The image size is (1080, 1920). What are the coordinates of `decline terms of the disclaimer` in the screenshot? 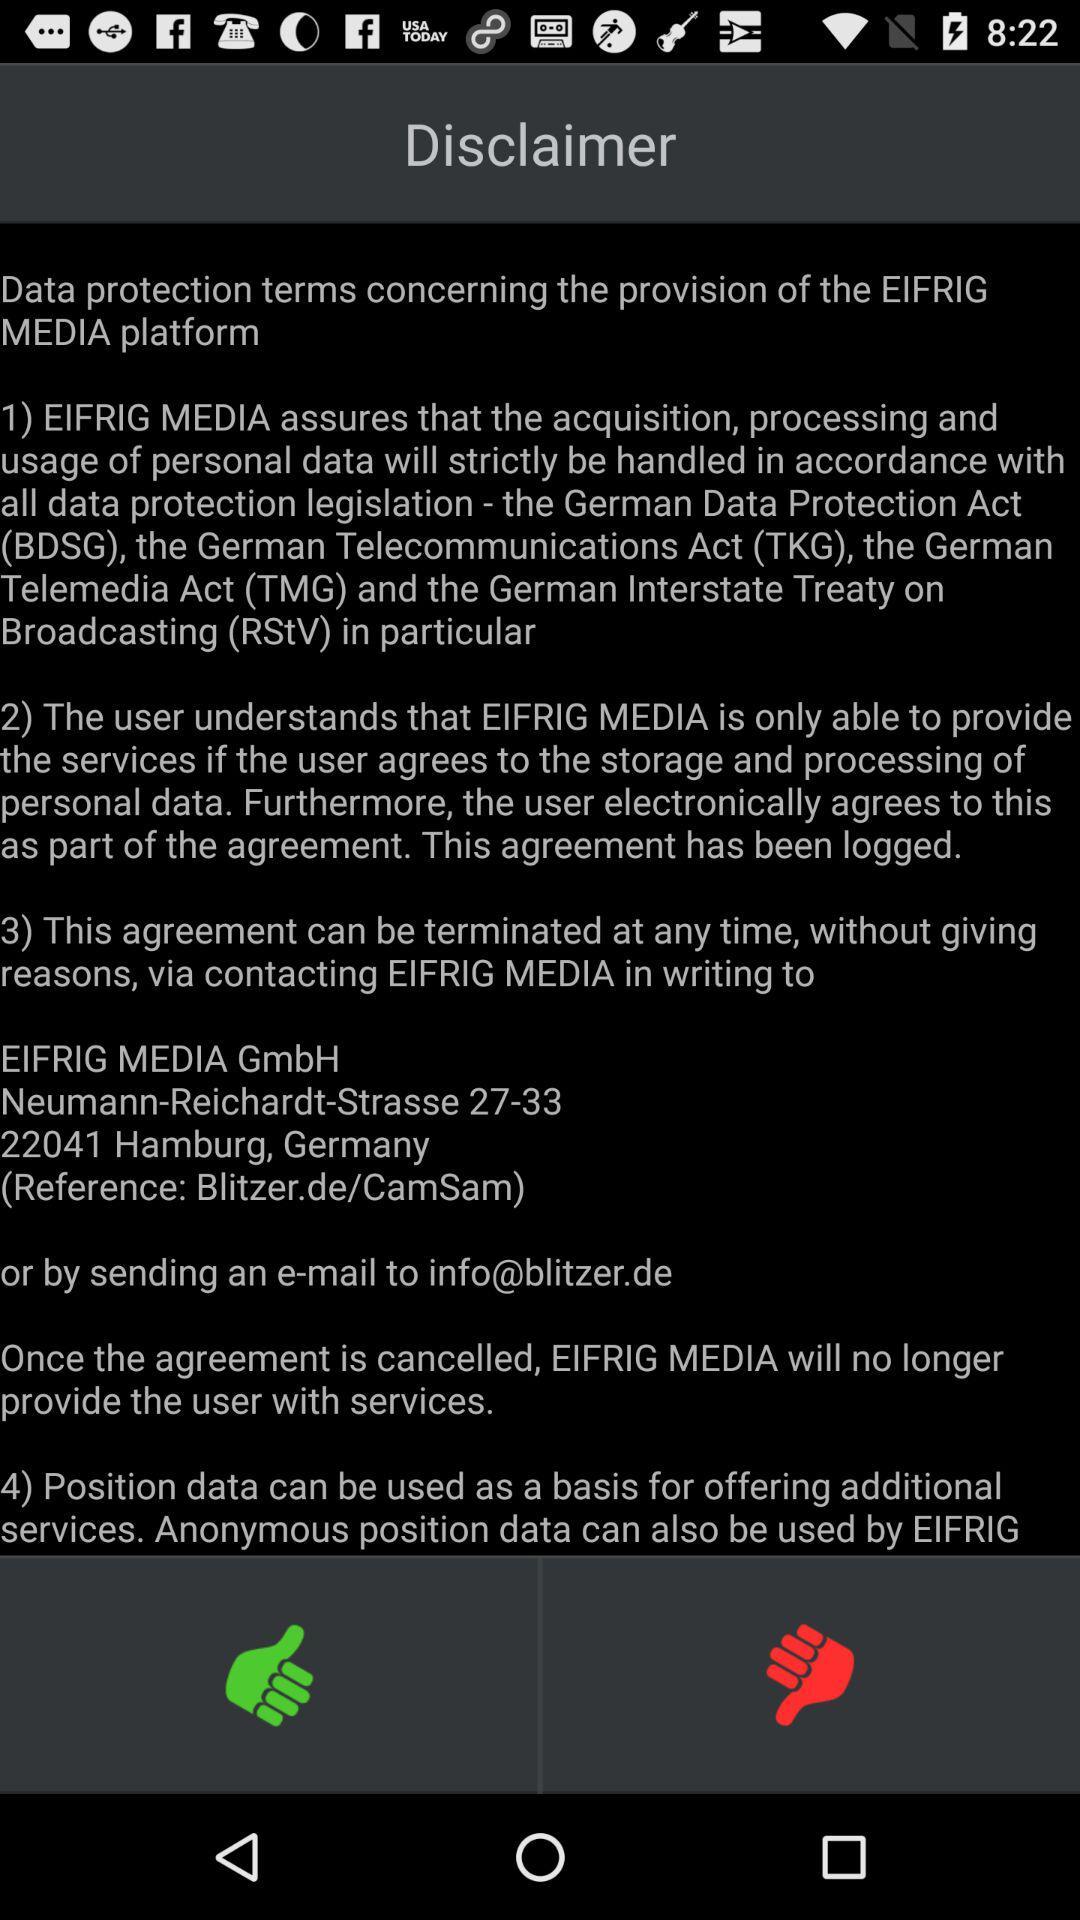 It's located at (810, 1674).